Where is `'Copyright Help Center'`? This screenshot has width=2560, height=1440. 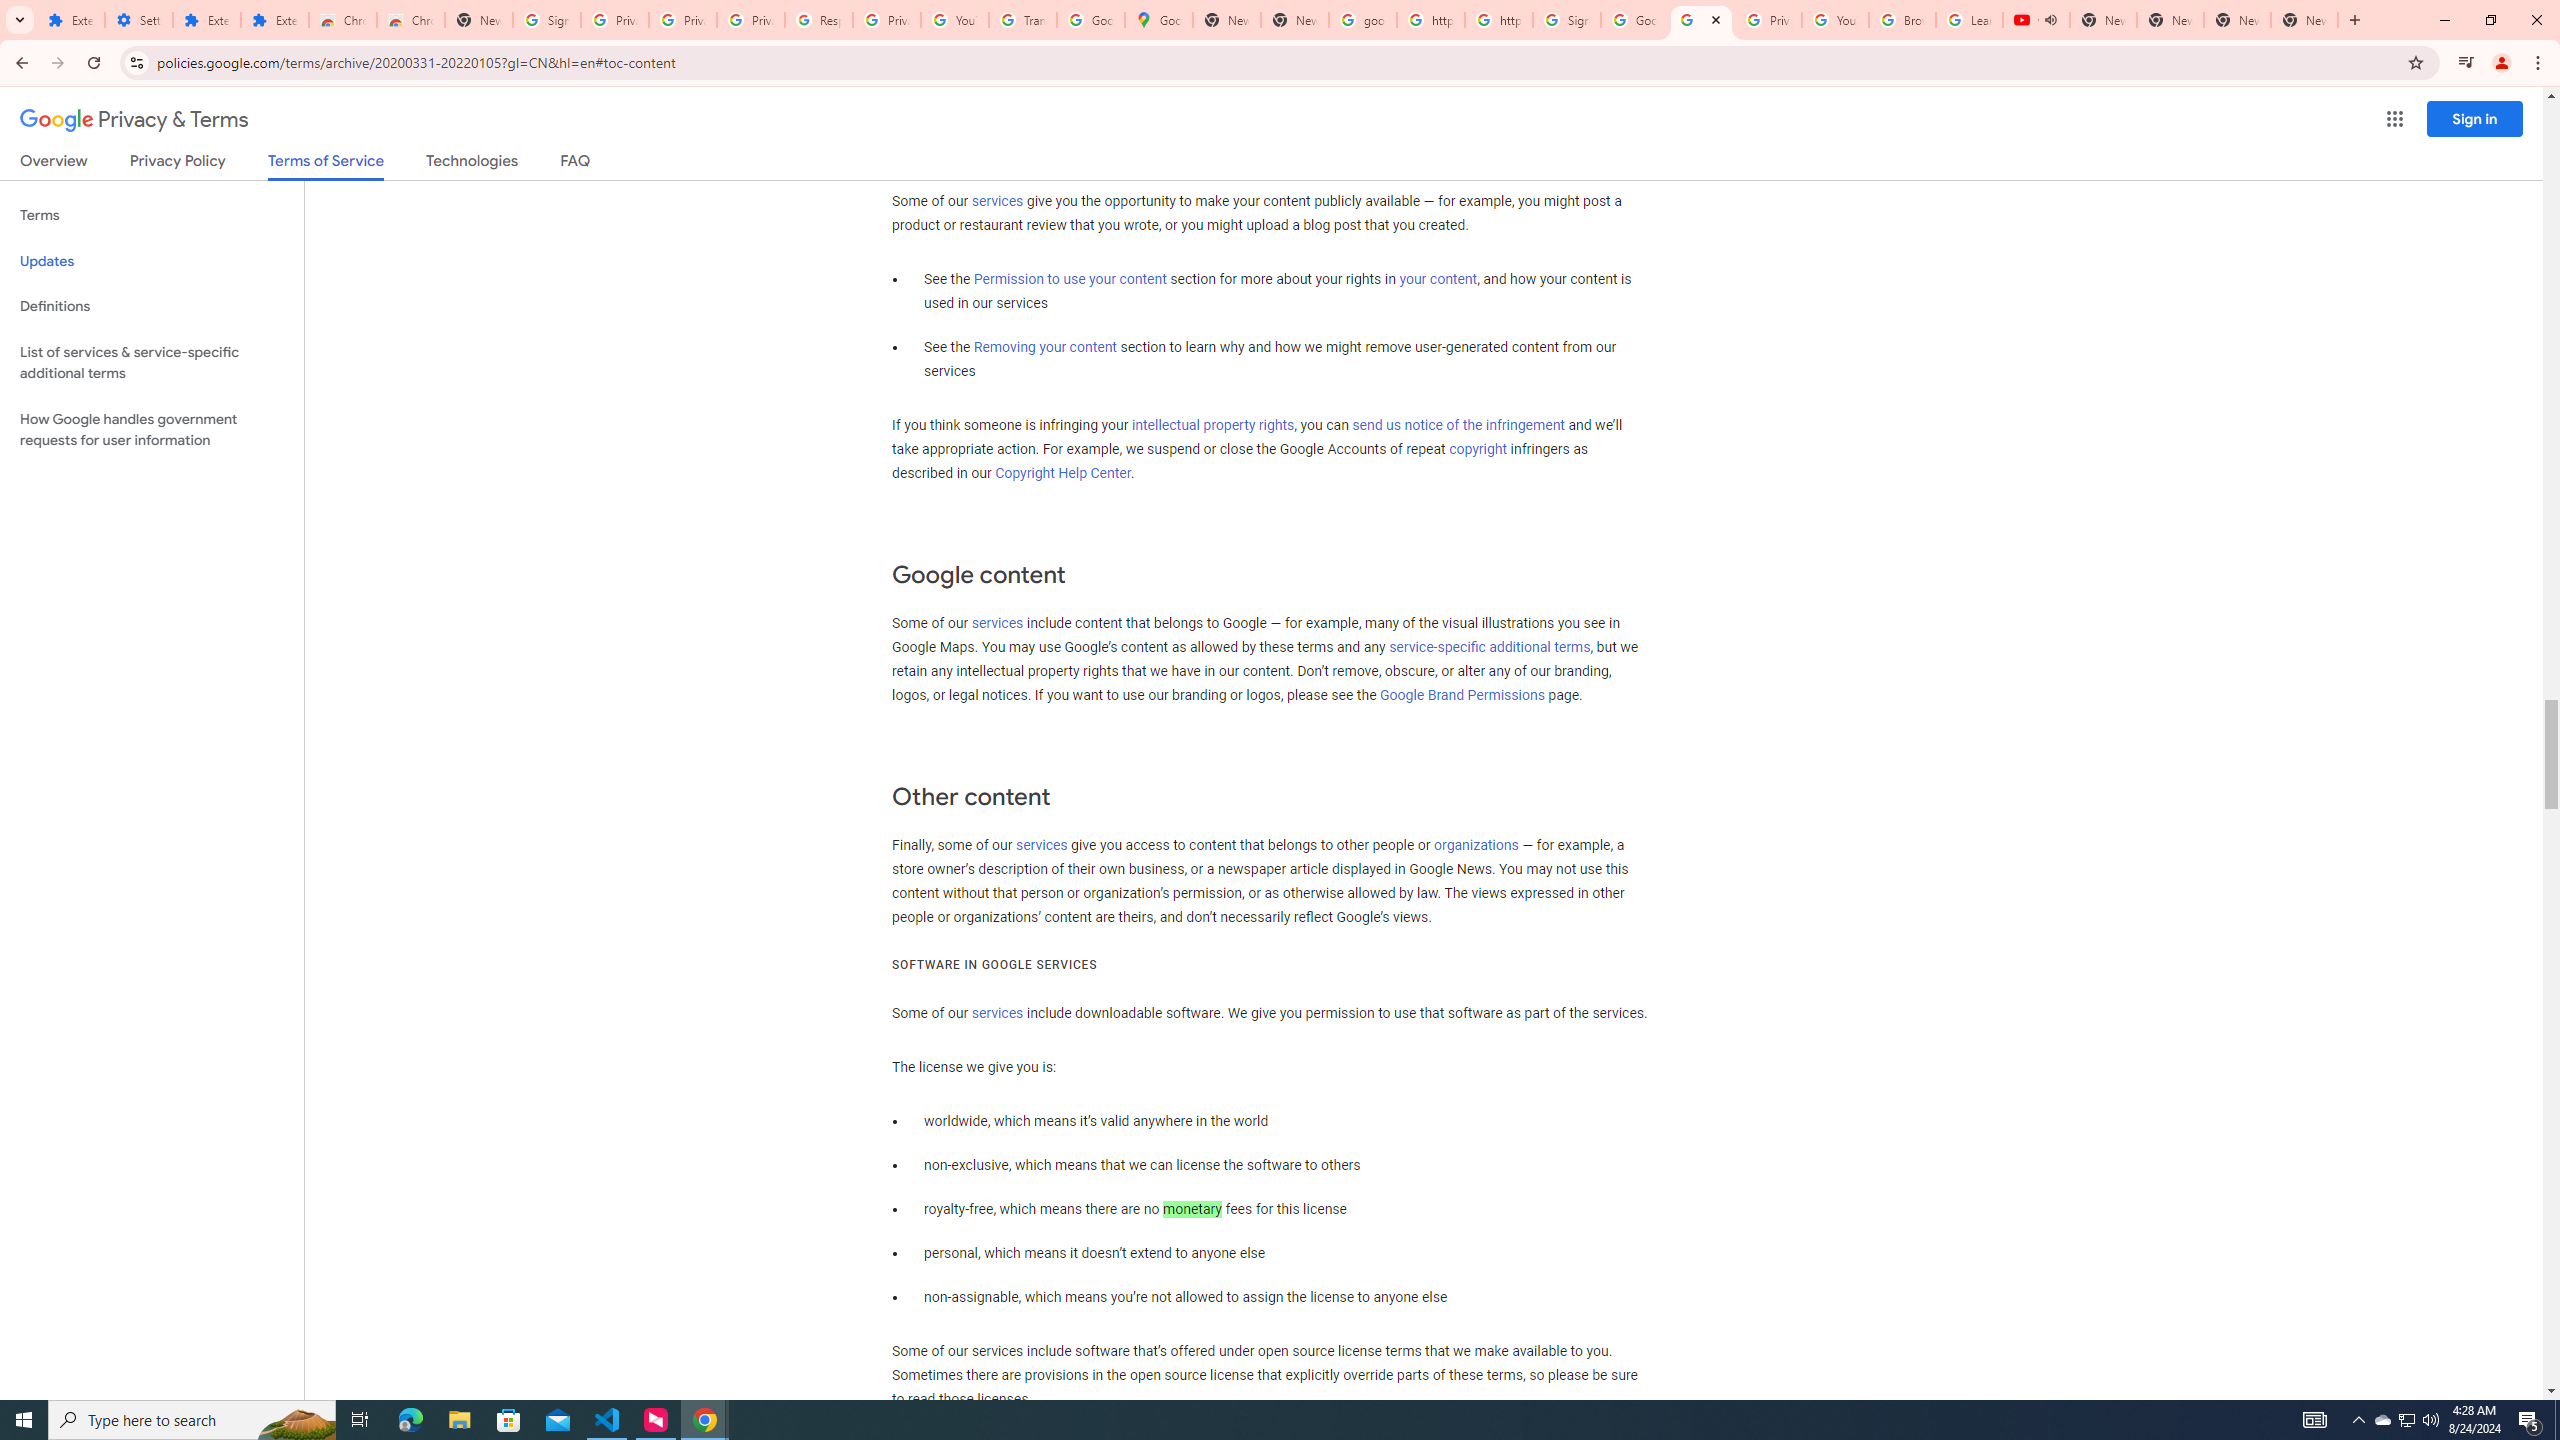 'Copyright Help Center' is located at coordinates (1063, 472).